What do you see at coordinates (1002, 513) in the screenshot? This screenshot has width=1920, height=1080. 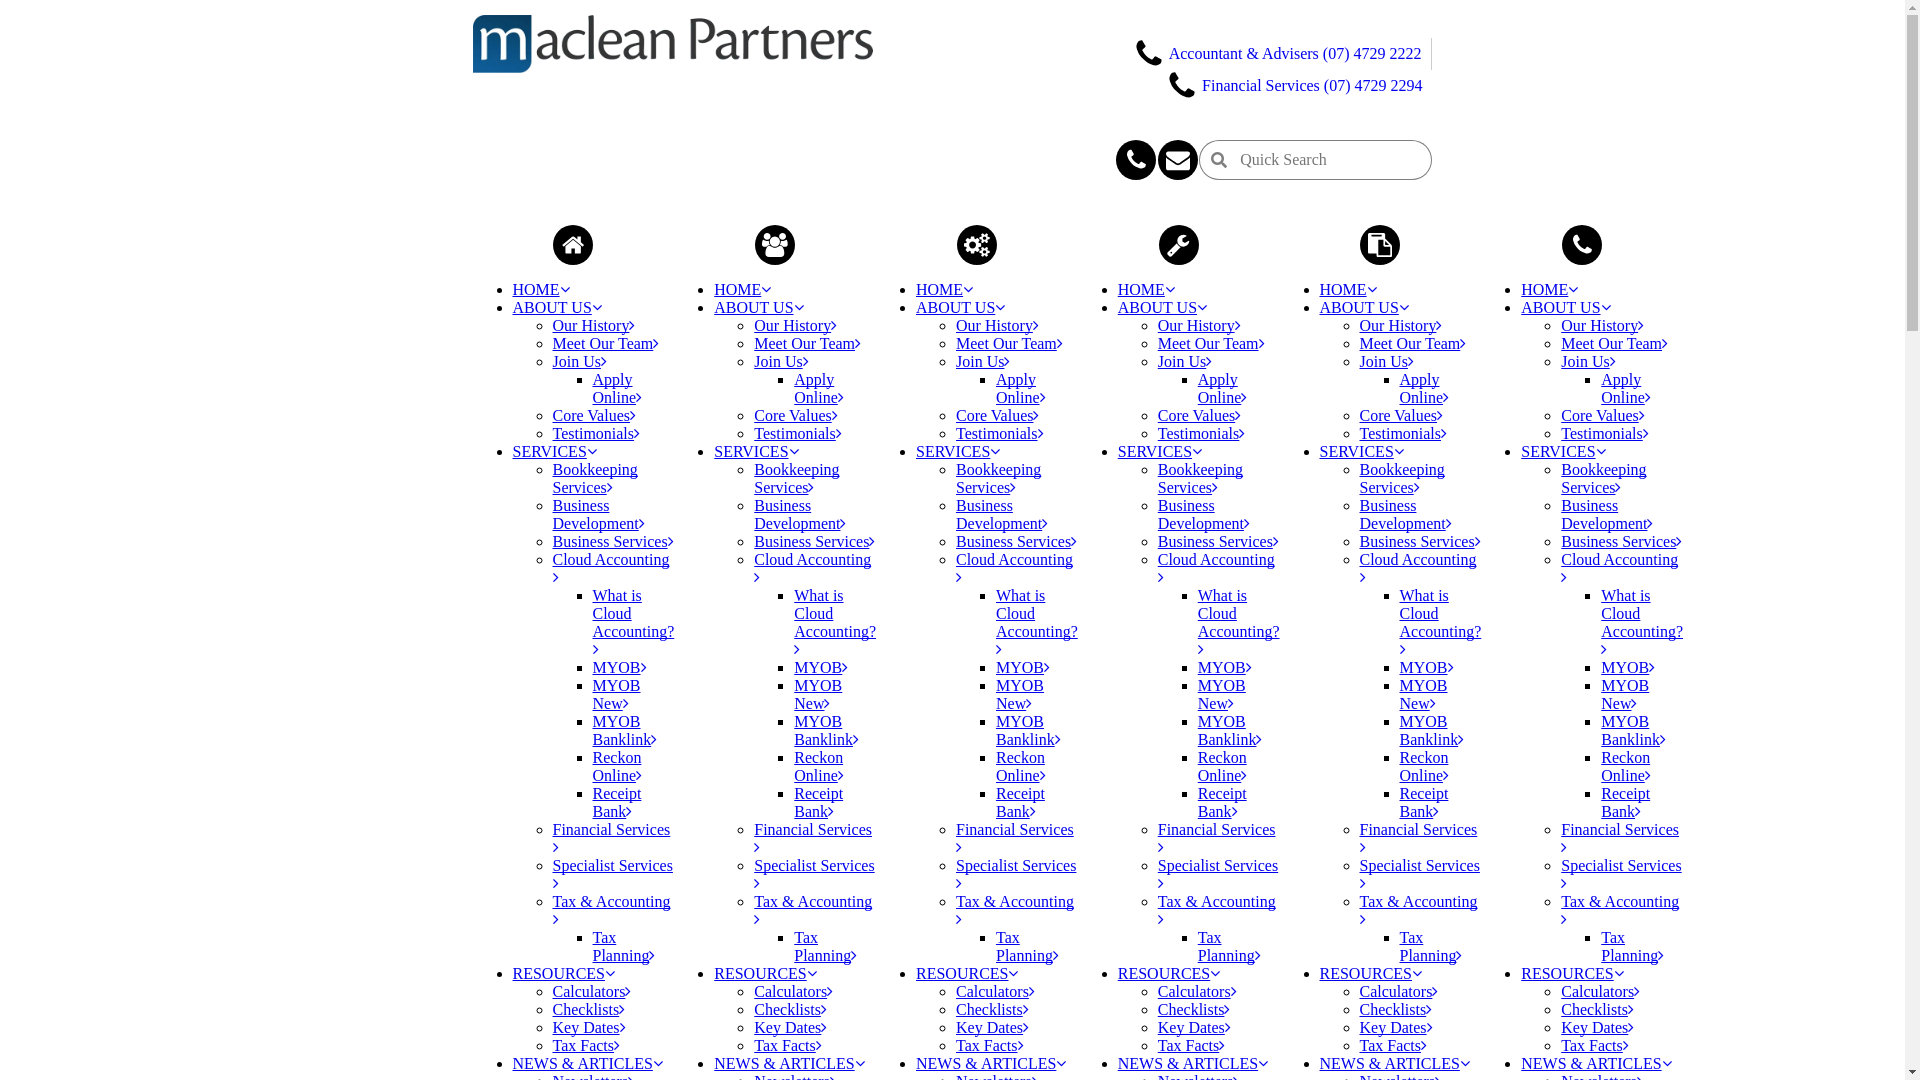 I see `'Business Development'` at bounding box center [1002, 513].